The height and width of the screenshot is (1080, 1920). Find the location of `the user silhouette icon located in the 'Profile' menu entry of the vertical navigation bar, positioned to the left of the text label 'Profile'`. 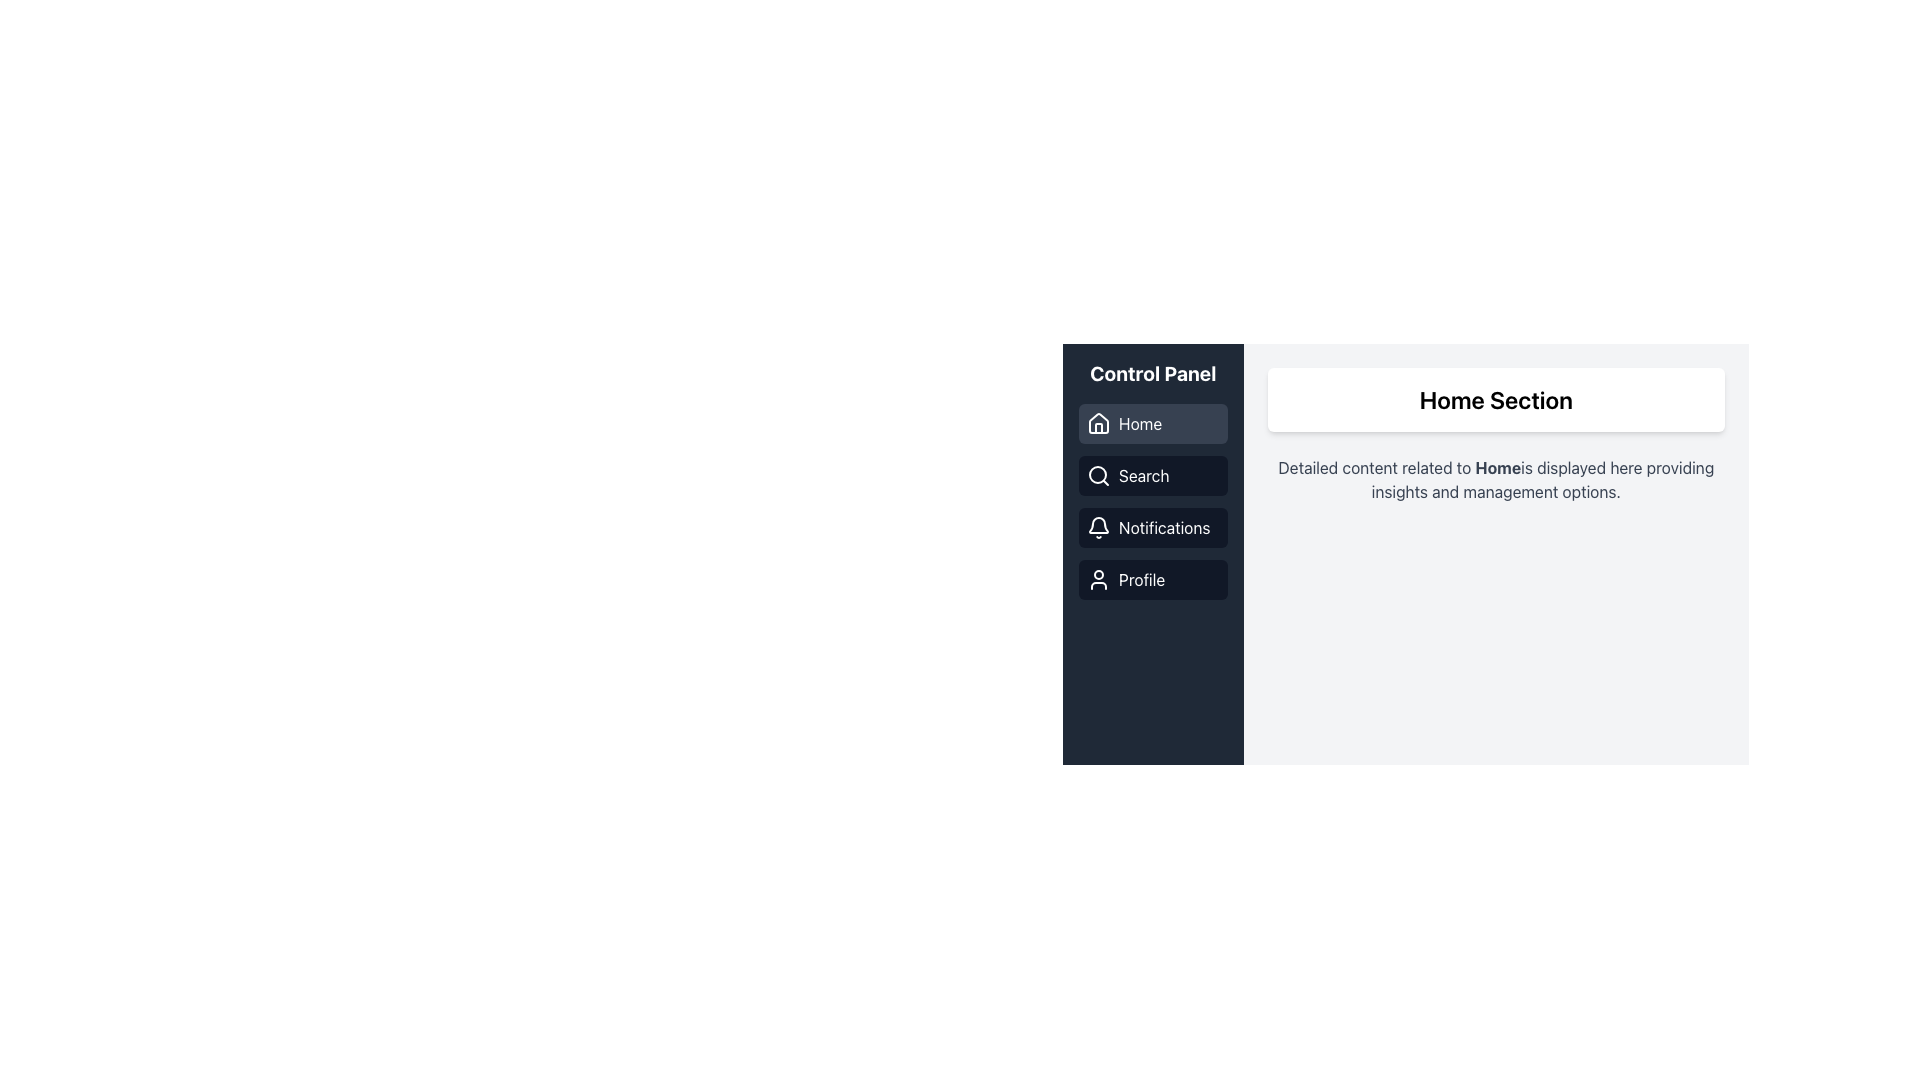

the user silhouette icon located in the 'Profile' menu entry of the vertical navigation bar, positioned to the left of the text label 'Profile' is located at coordinates (1098, 579).